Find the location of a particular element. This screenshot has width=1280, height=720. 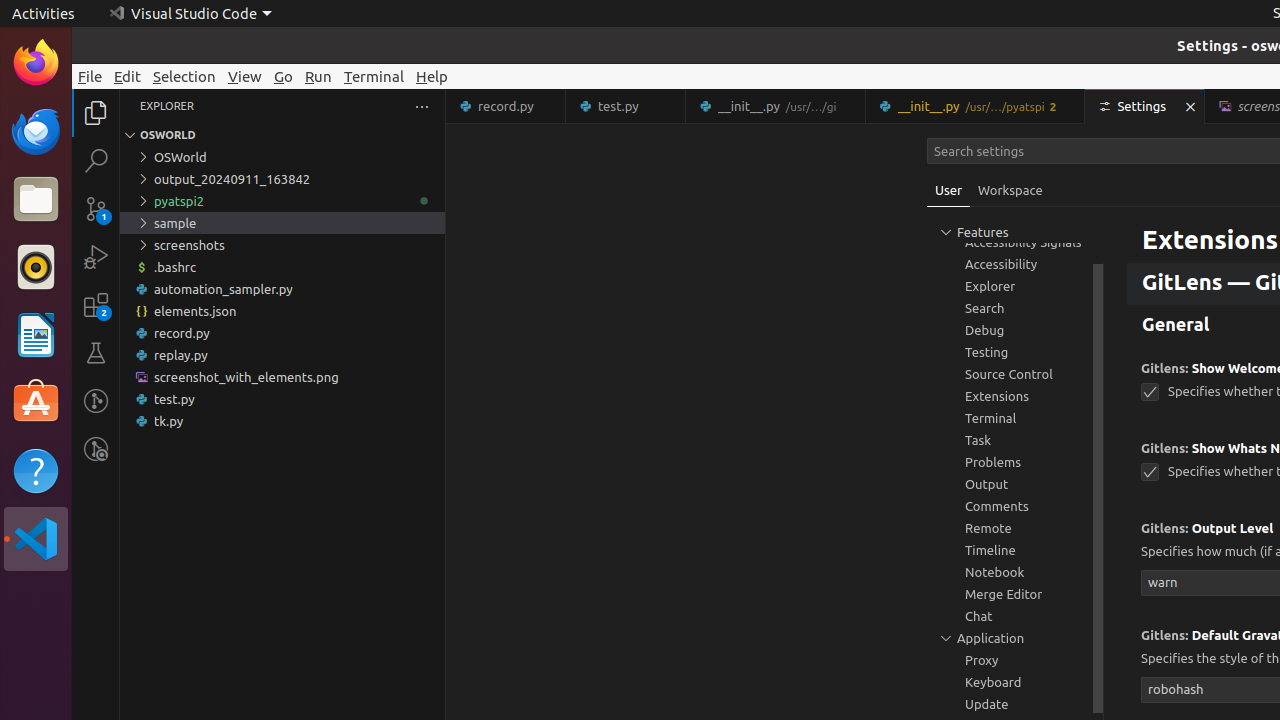

'Source Control, group' is located at coordinates (1015, 373).